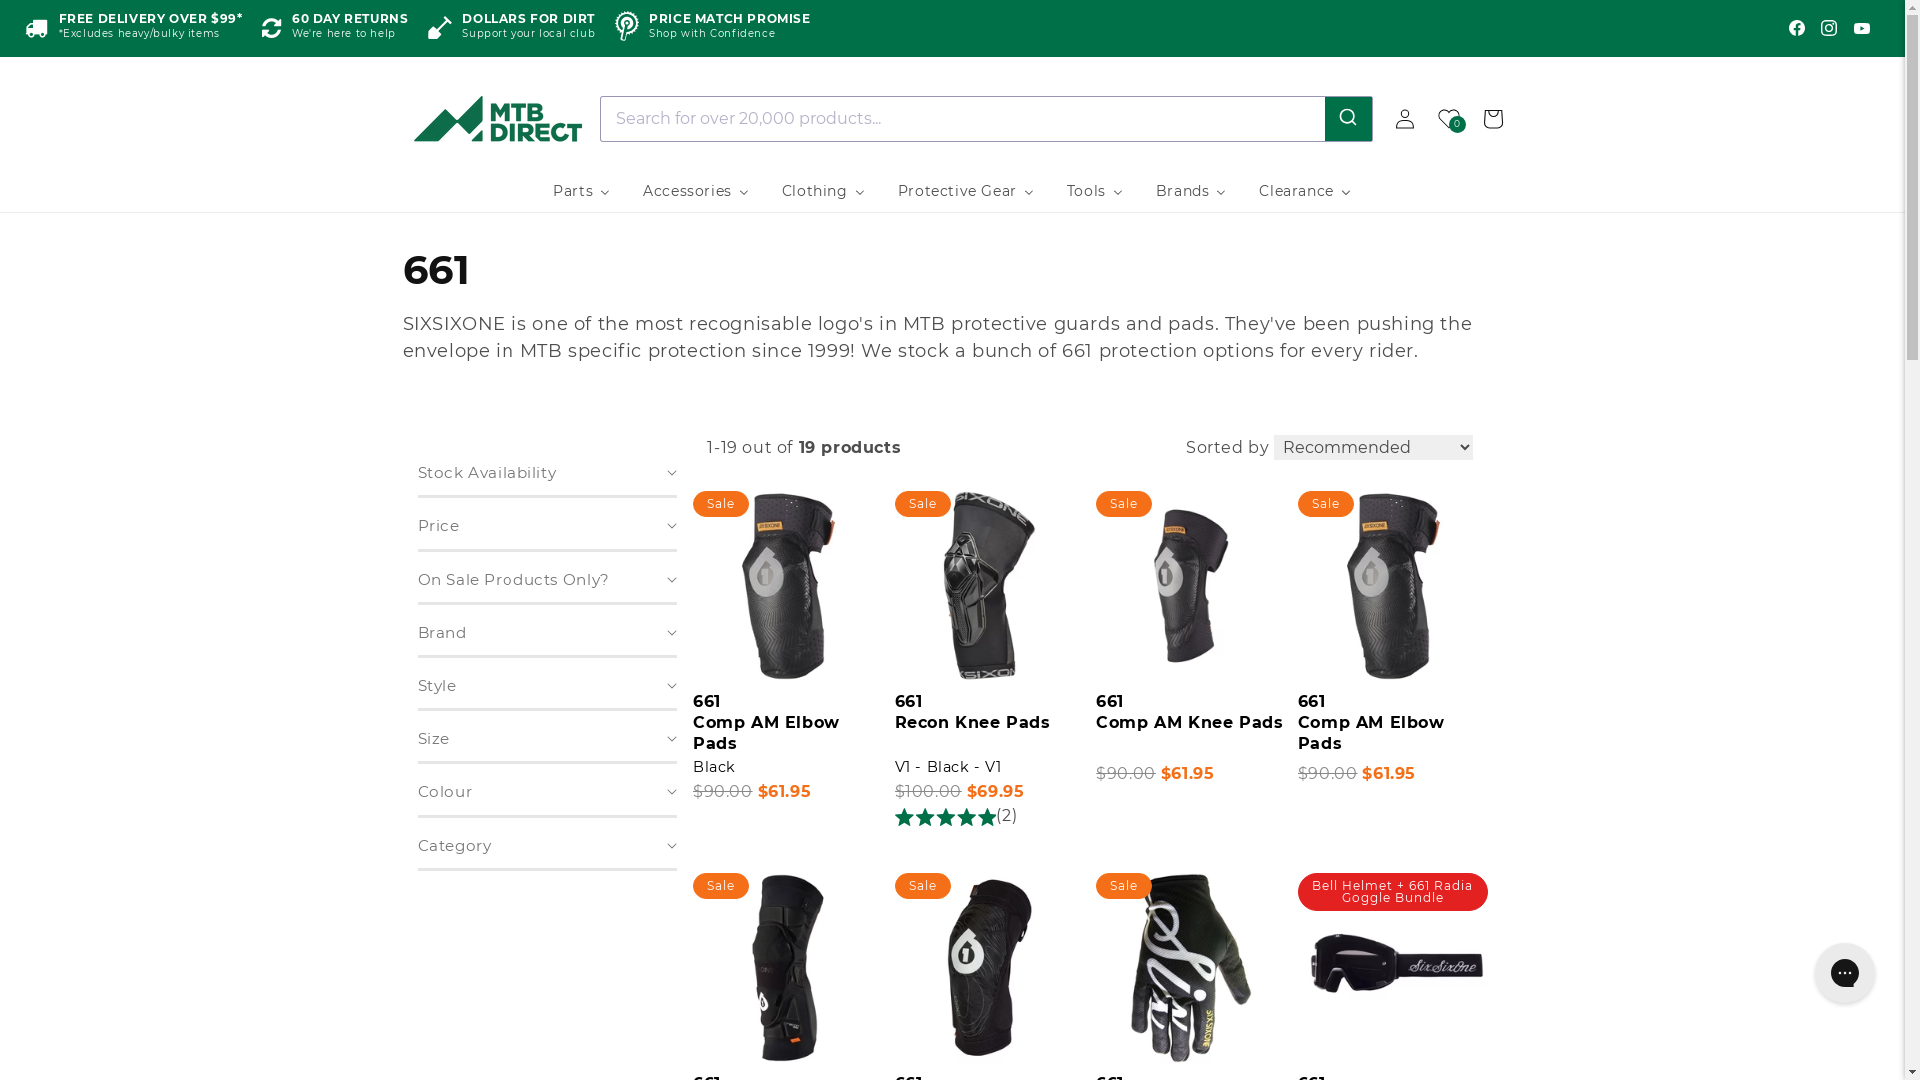  Describe the element at coordinates (696, 191) in the screenshot. I see `'Accessories'` at that location.